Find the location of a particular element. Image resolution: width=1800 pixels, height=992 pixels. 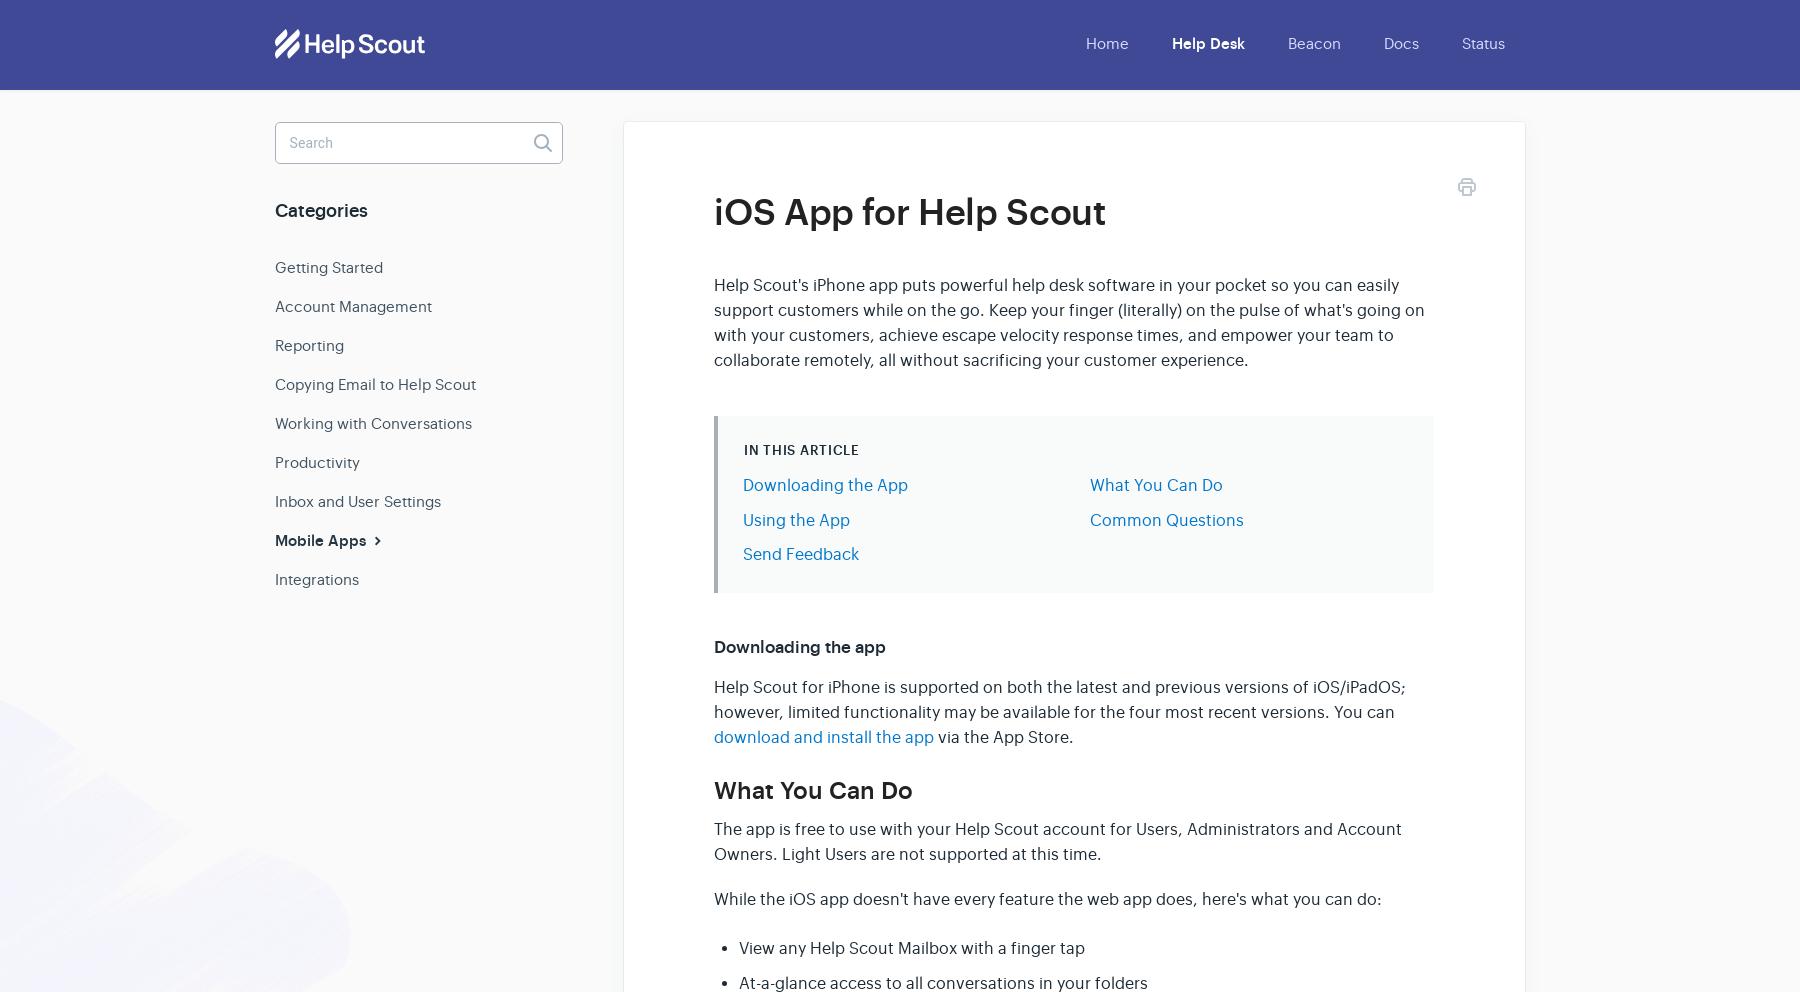

'Categories' is located at coordinates (320, 211).